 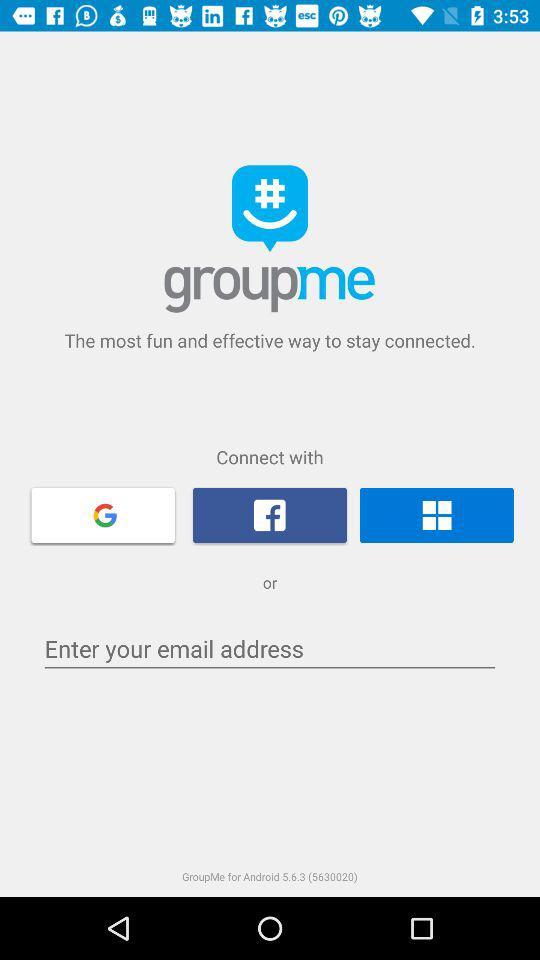 I want to click on connect with facebook account, so click(x=270, y=514).